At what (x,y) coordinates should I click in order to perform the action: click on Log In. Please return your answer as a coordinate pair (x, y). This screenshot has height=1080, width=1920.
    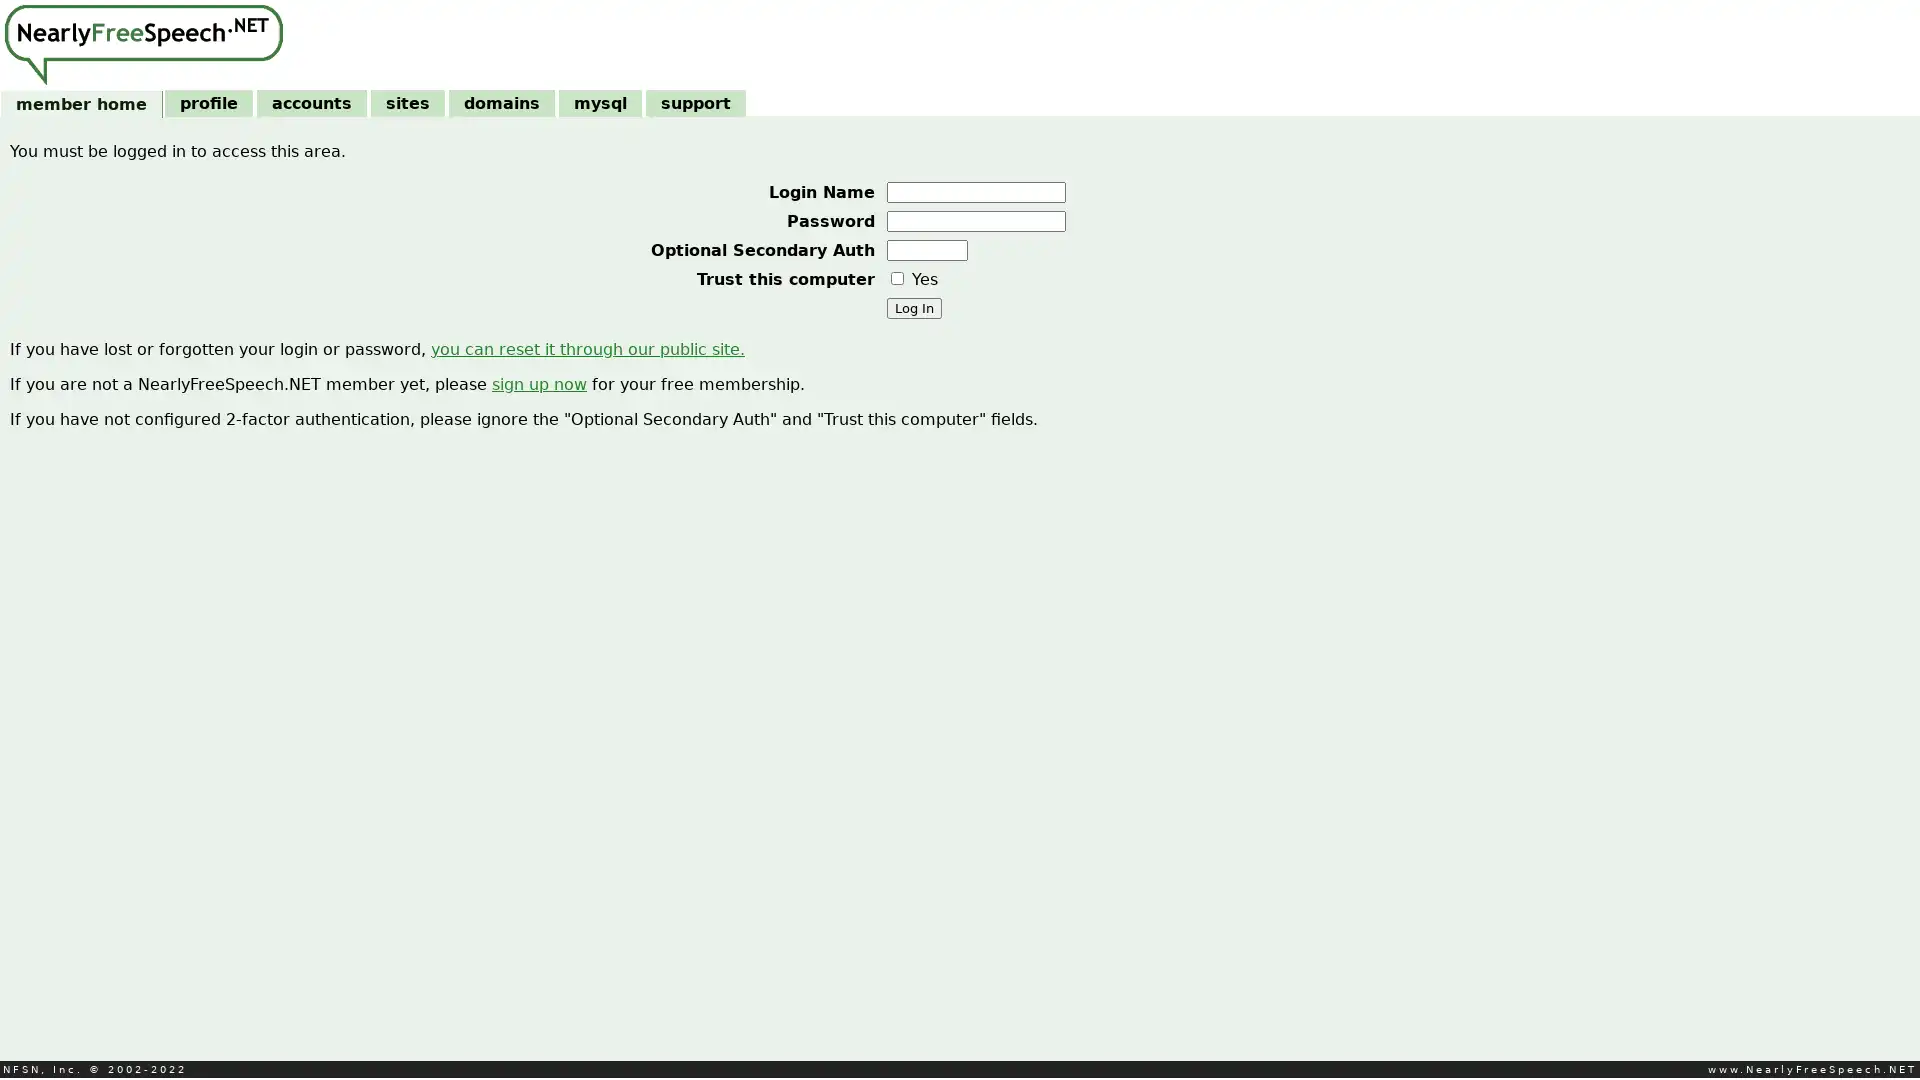
    Looking at the image, I should click on (912, 308).